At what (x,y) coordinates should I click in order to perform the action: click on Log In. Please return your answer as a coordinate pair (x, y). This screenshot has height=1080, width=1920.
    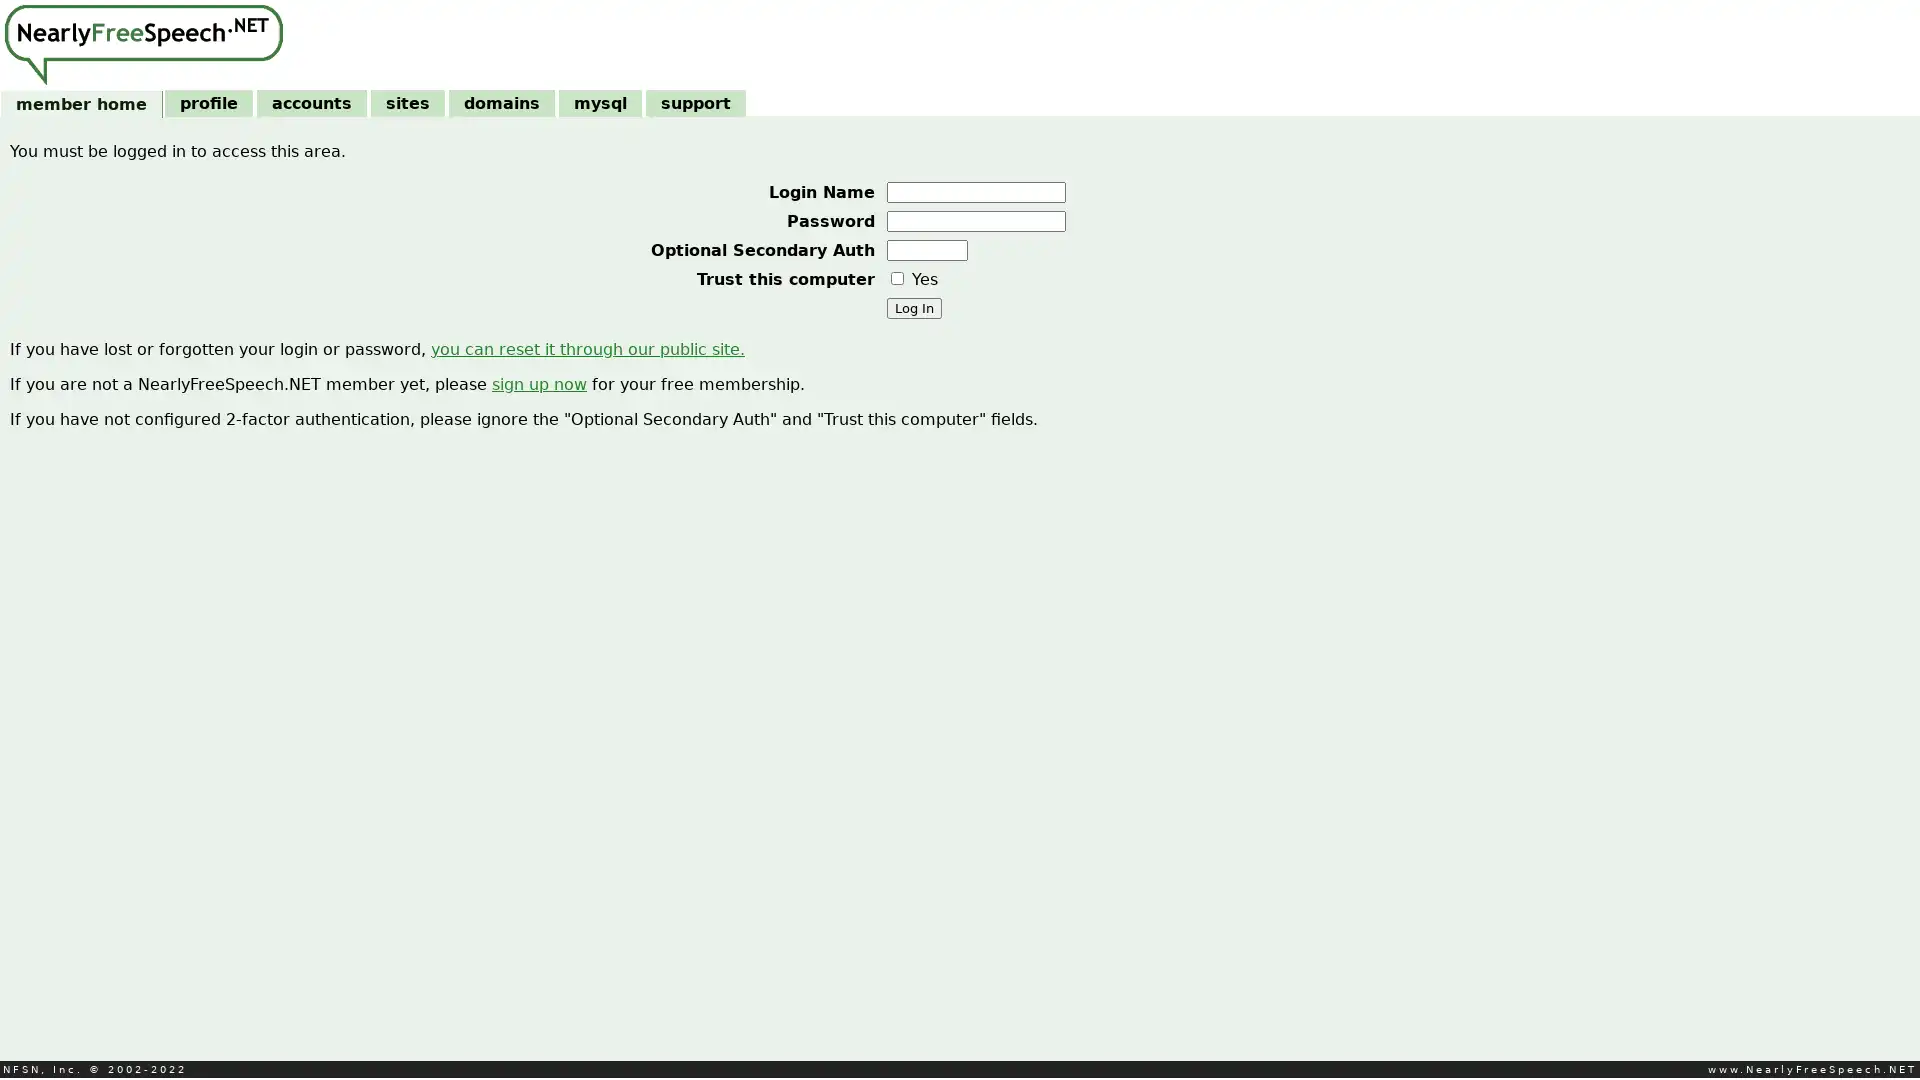
    Looking at the image, I should click on (912, 308).